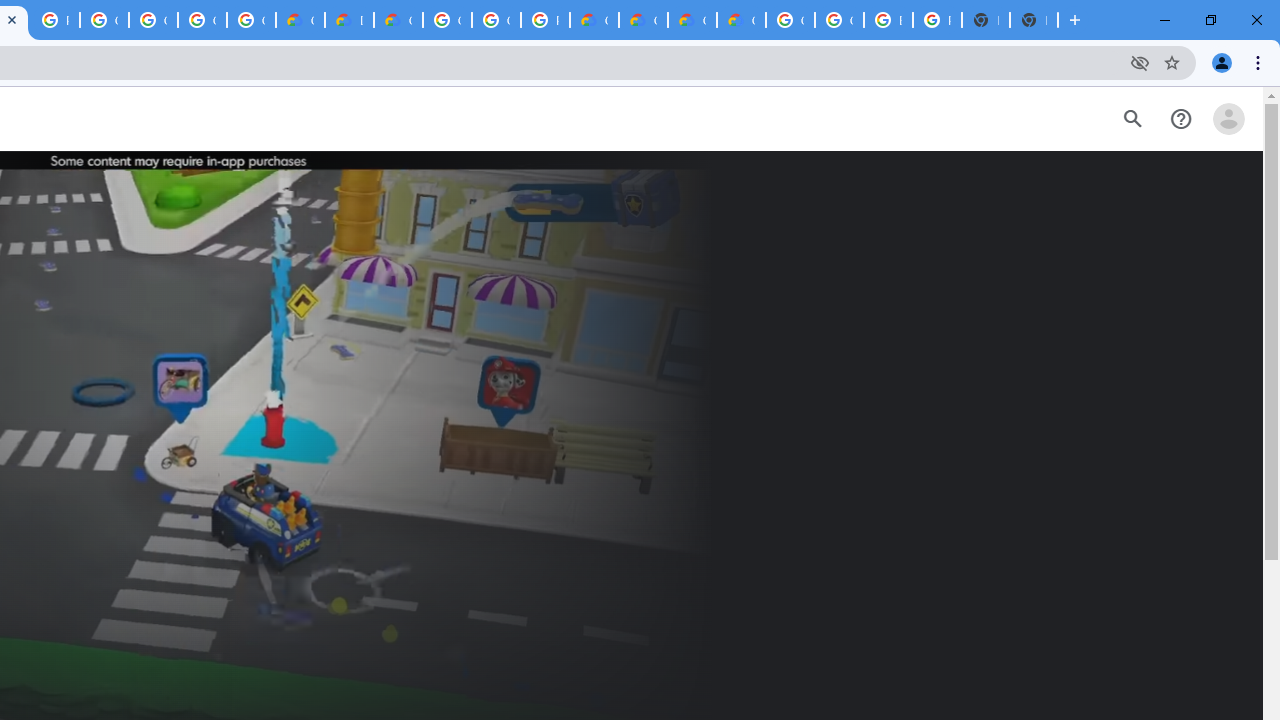 This screenshot has width=1280, height=720. What do you see at coordinates (446, 20) in the screenshot?
I see `'Google Cloud Platform'` at bounding box center [446, 20].